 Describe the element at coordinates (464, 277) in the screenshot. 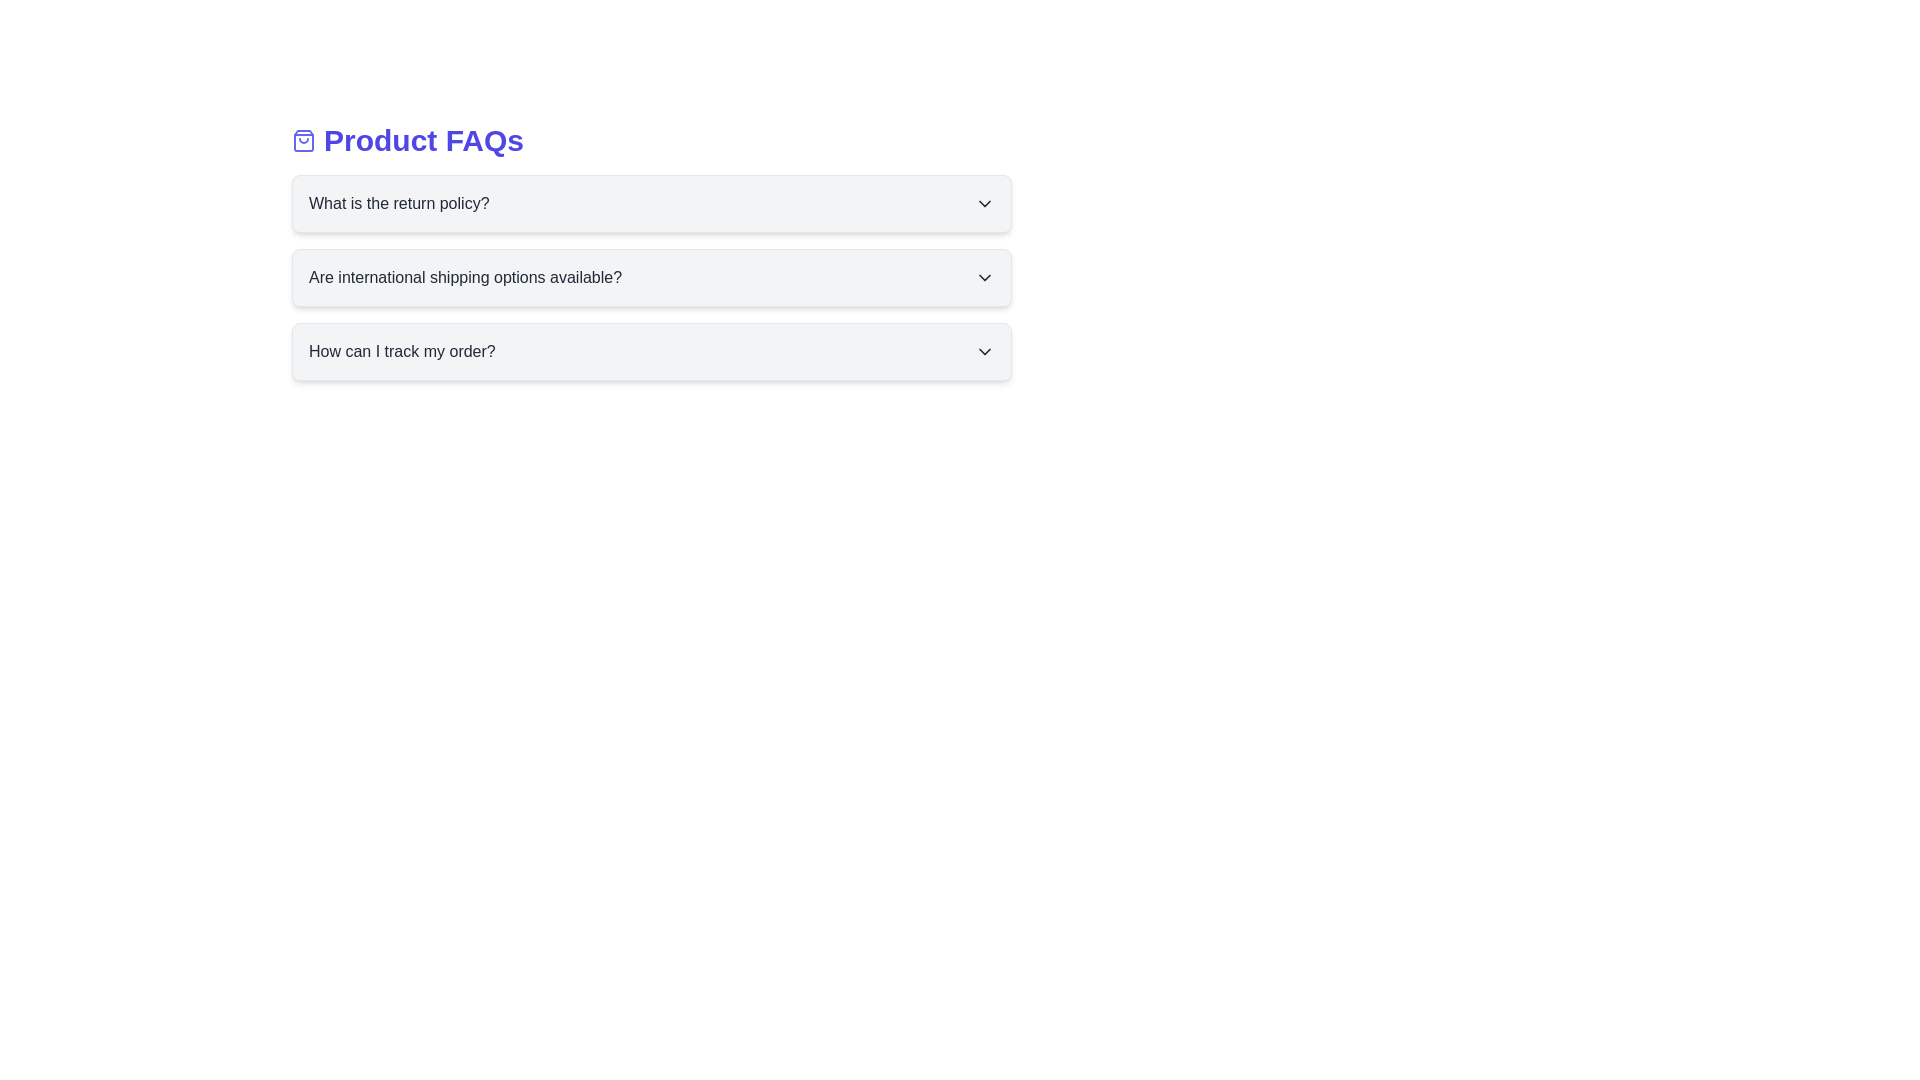

I see `the FAQ question about international shipping options` at that location.